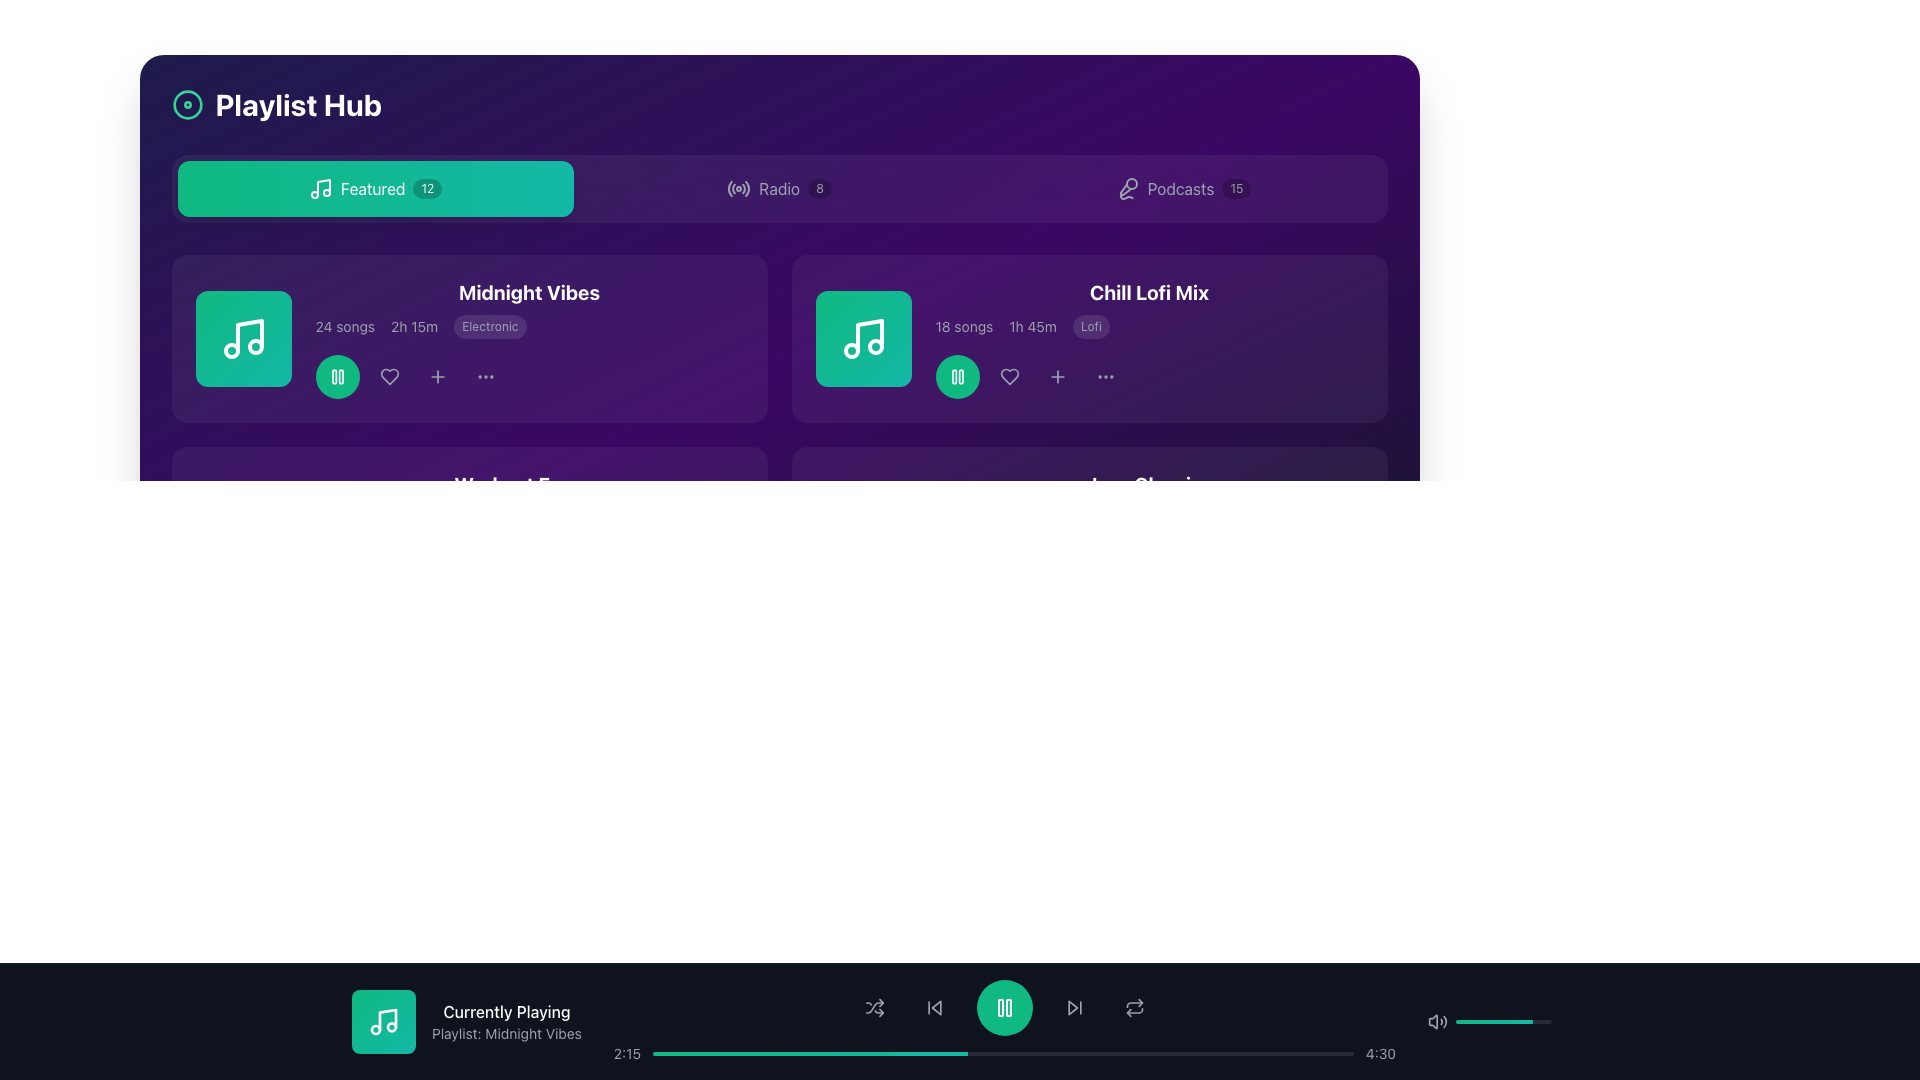 This screenshot has height=1080, width=1920. I want to click on the displayed elapsed time on the audio playback bar, which is the first text label to the left of the progress bar, so click(626, 1052).